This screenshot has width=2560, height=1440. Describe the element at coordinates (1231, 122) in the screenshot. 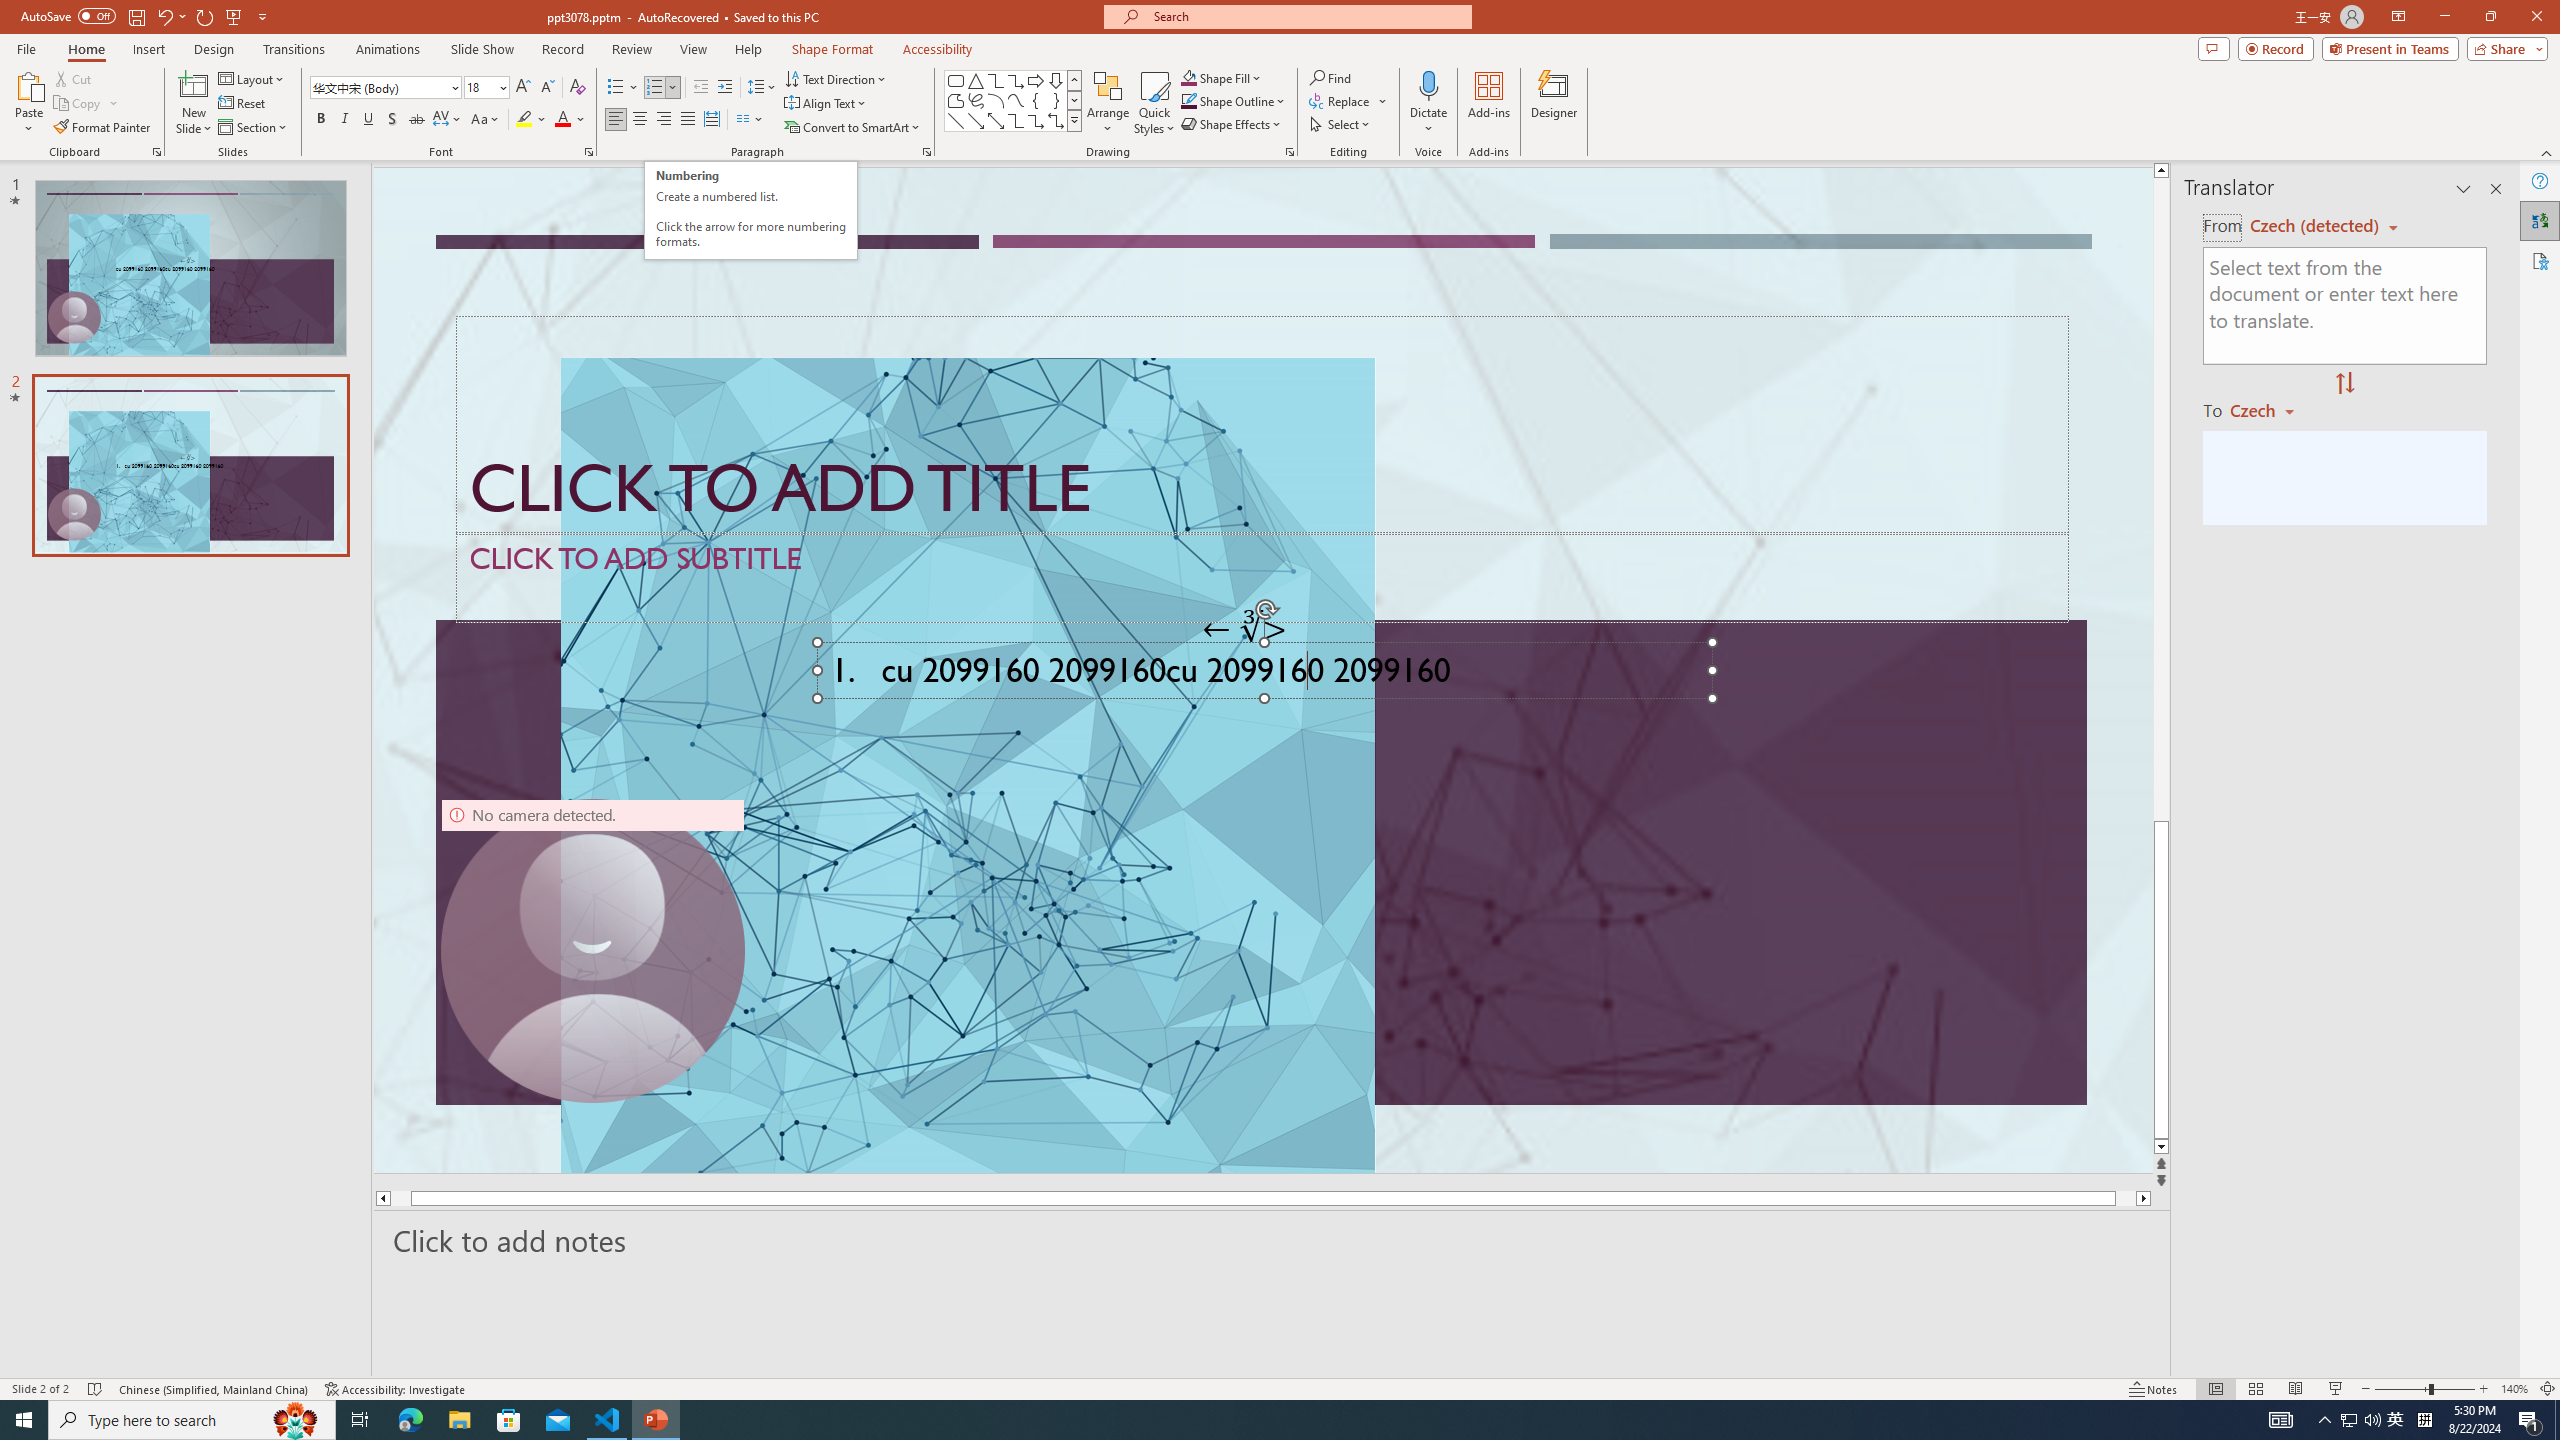

I see `'Shape Effects'` at that location.